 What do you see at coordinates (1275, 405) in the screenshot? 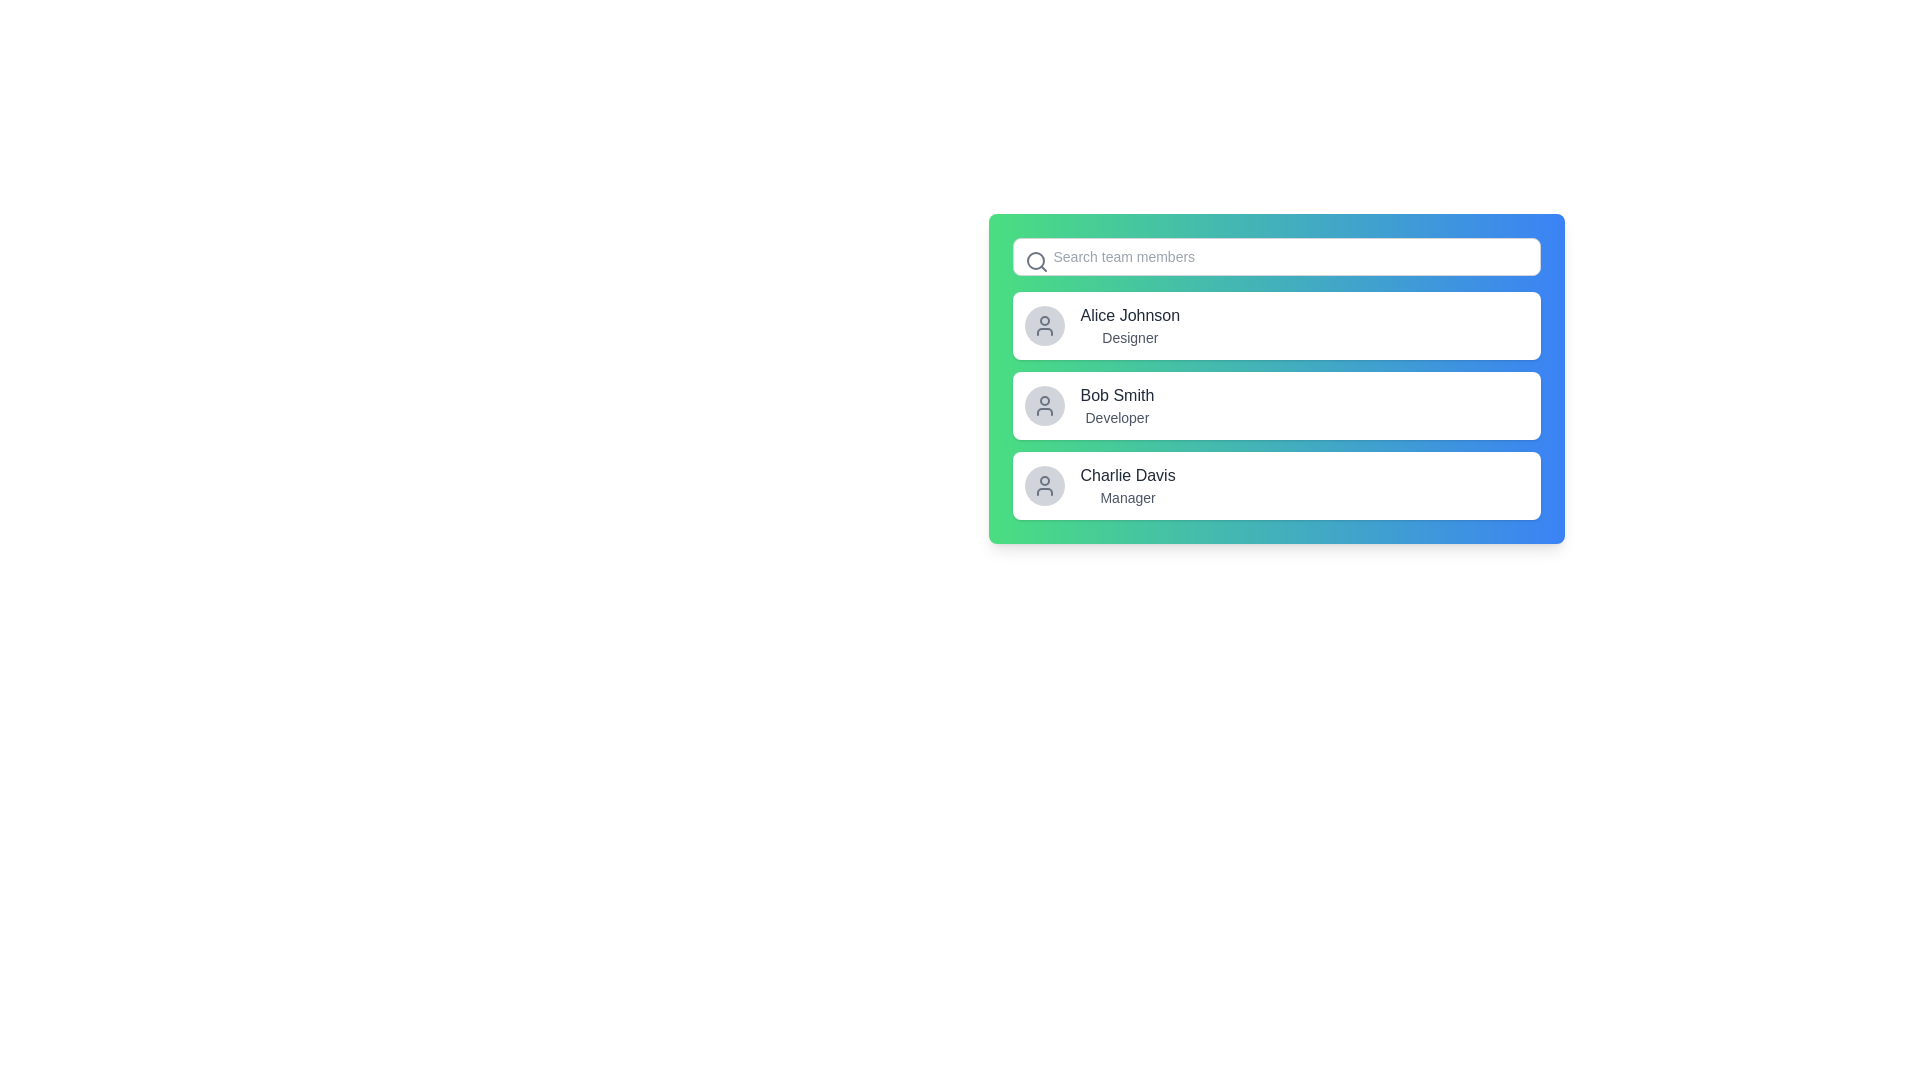
I see `the Card item displaying 'Bob Smith'` at bounding box center [1275, 405].